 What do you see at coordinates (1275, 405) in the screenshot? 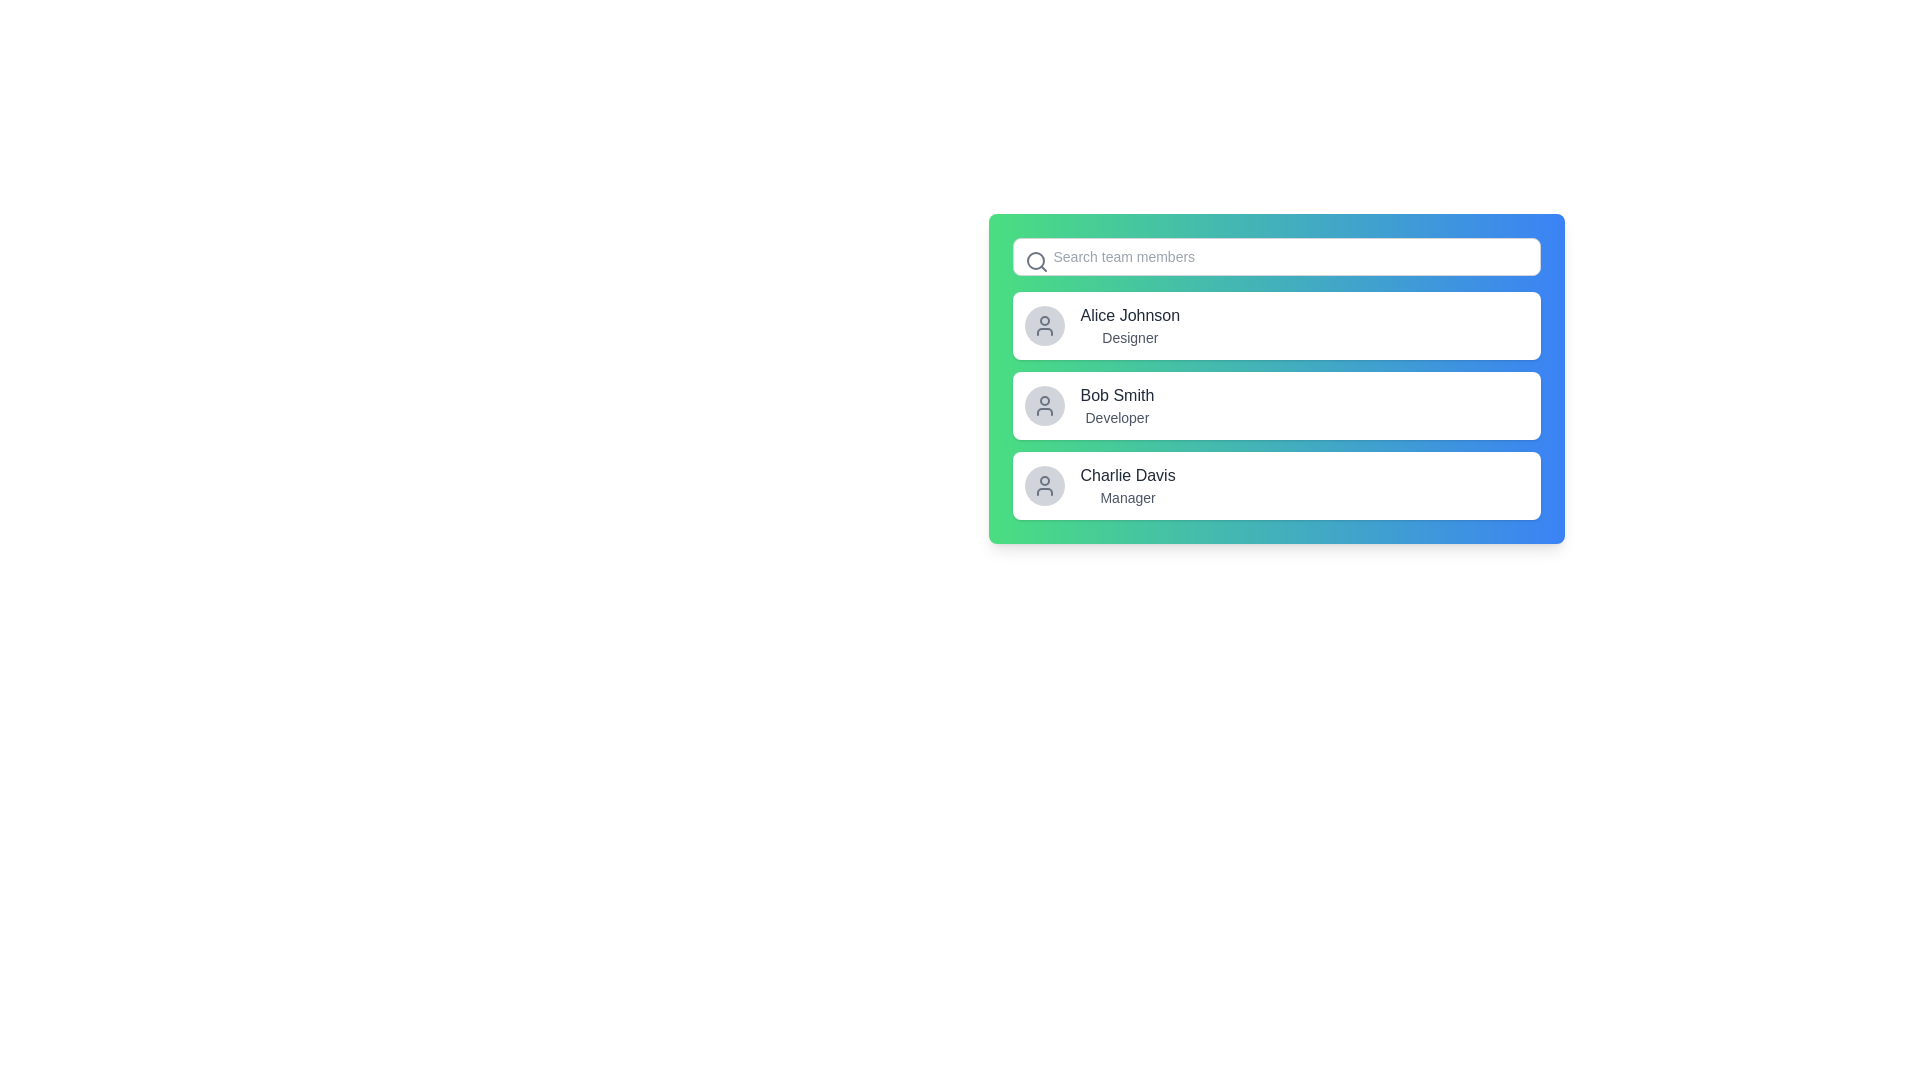
I see `the Card item displaying 'Bob Smith'` at bounding box center [1275, 405].